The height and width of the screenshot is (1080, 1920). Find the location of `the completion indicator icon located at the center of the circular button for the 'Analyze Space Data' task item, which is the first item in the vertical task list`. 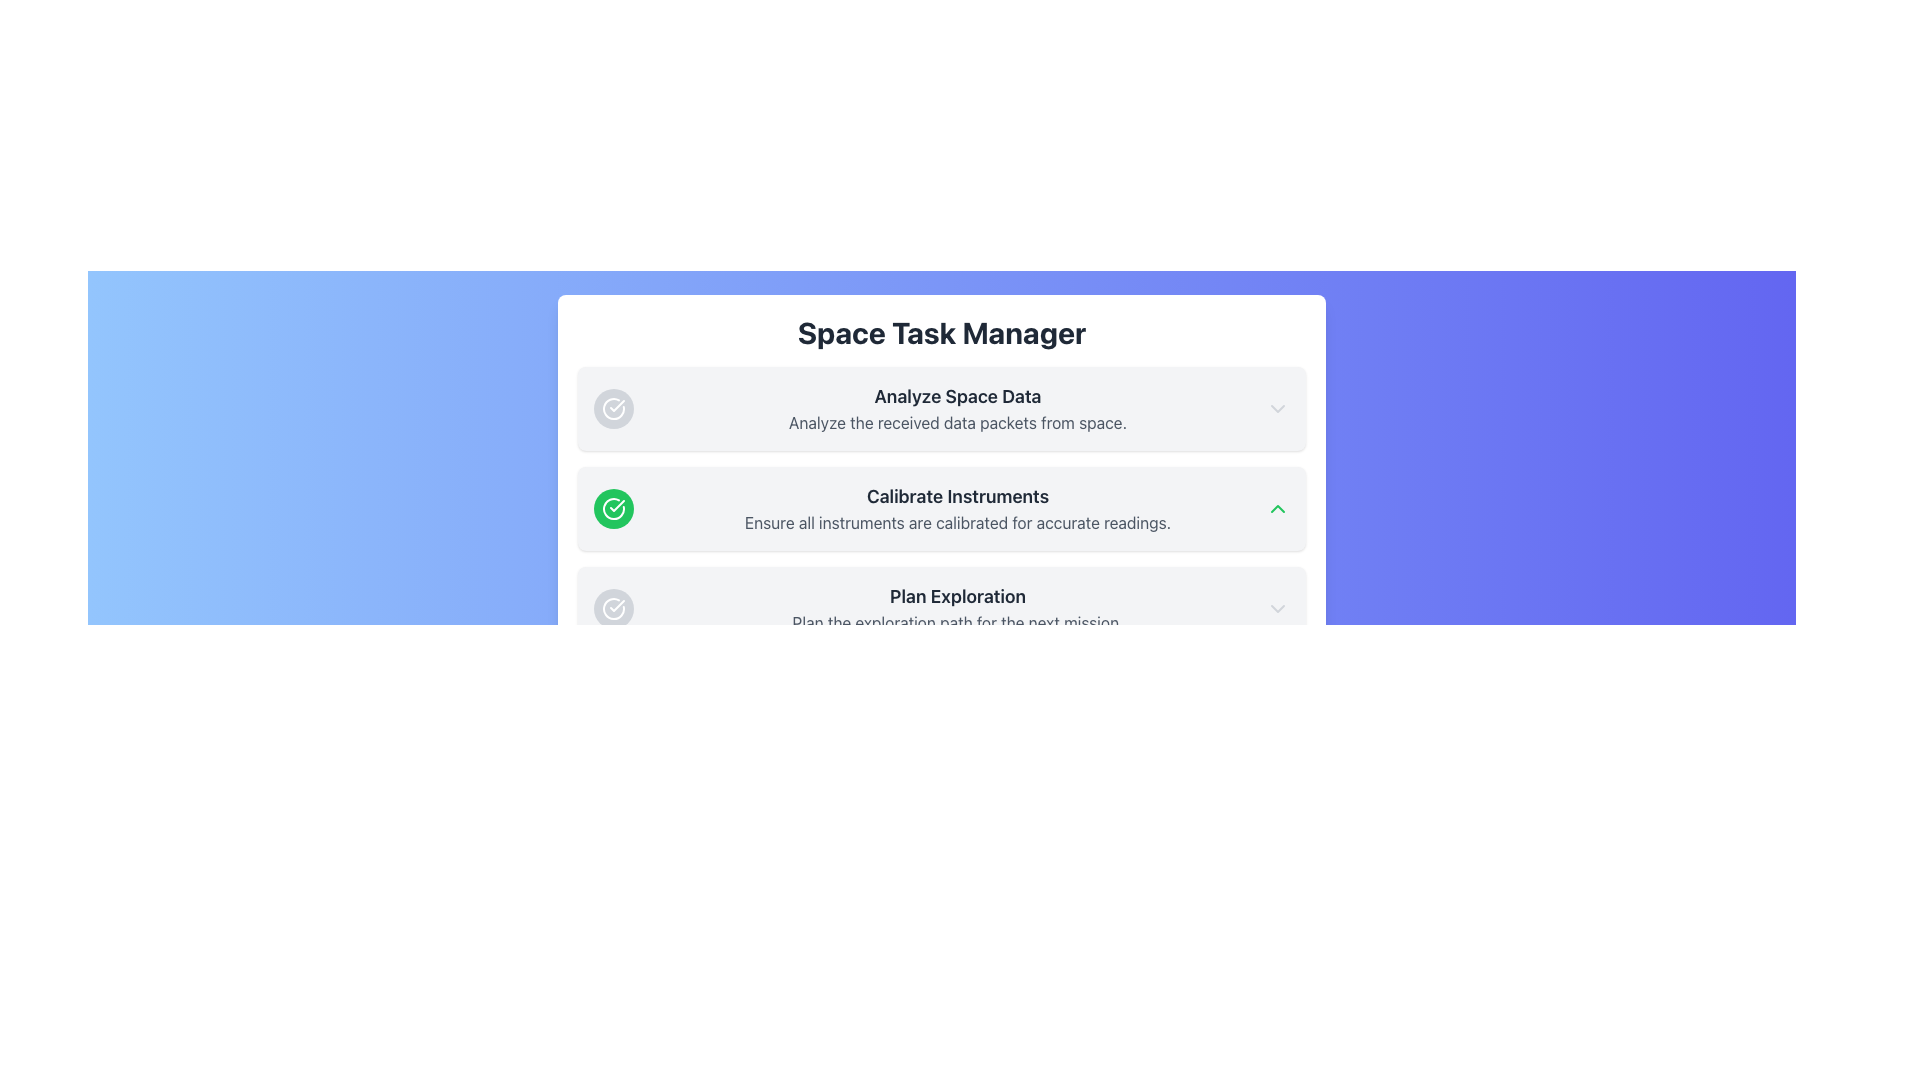

the completion indicator icon located at the center of the circular button for the 'Analyze Space Data' task item, which is the first item in the vertical task list is located at coordinates (613, 407).